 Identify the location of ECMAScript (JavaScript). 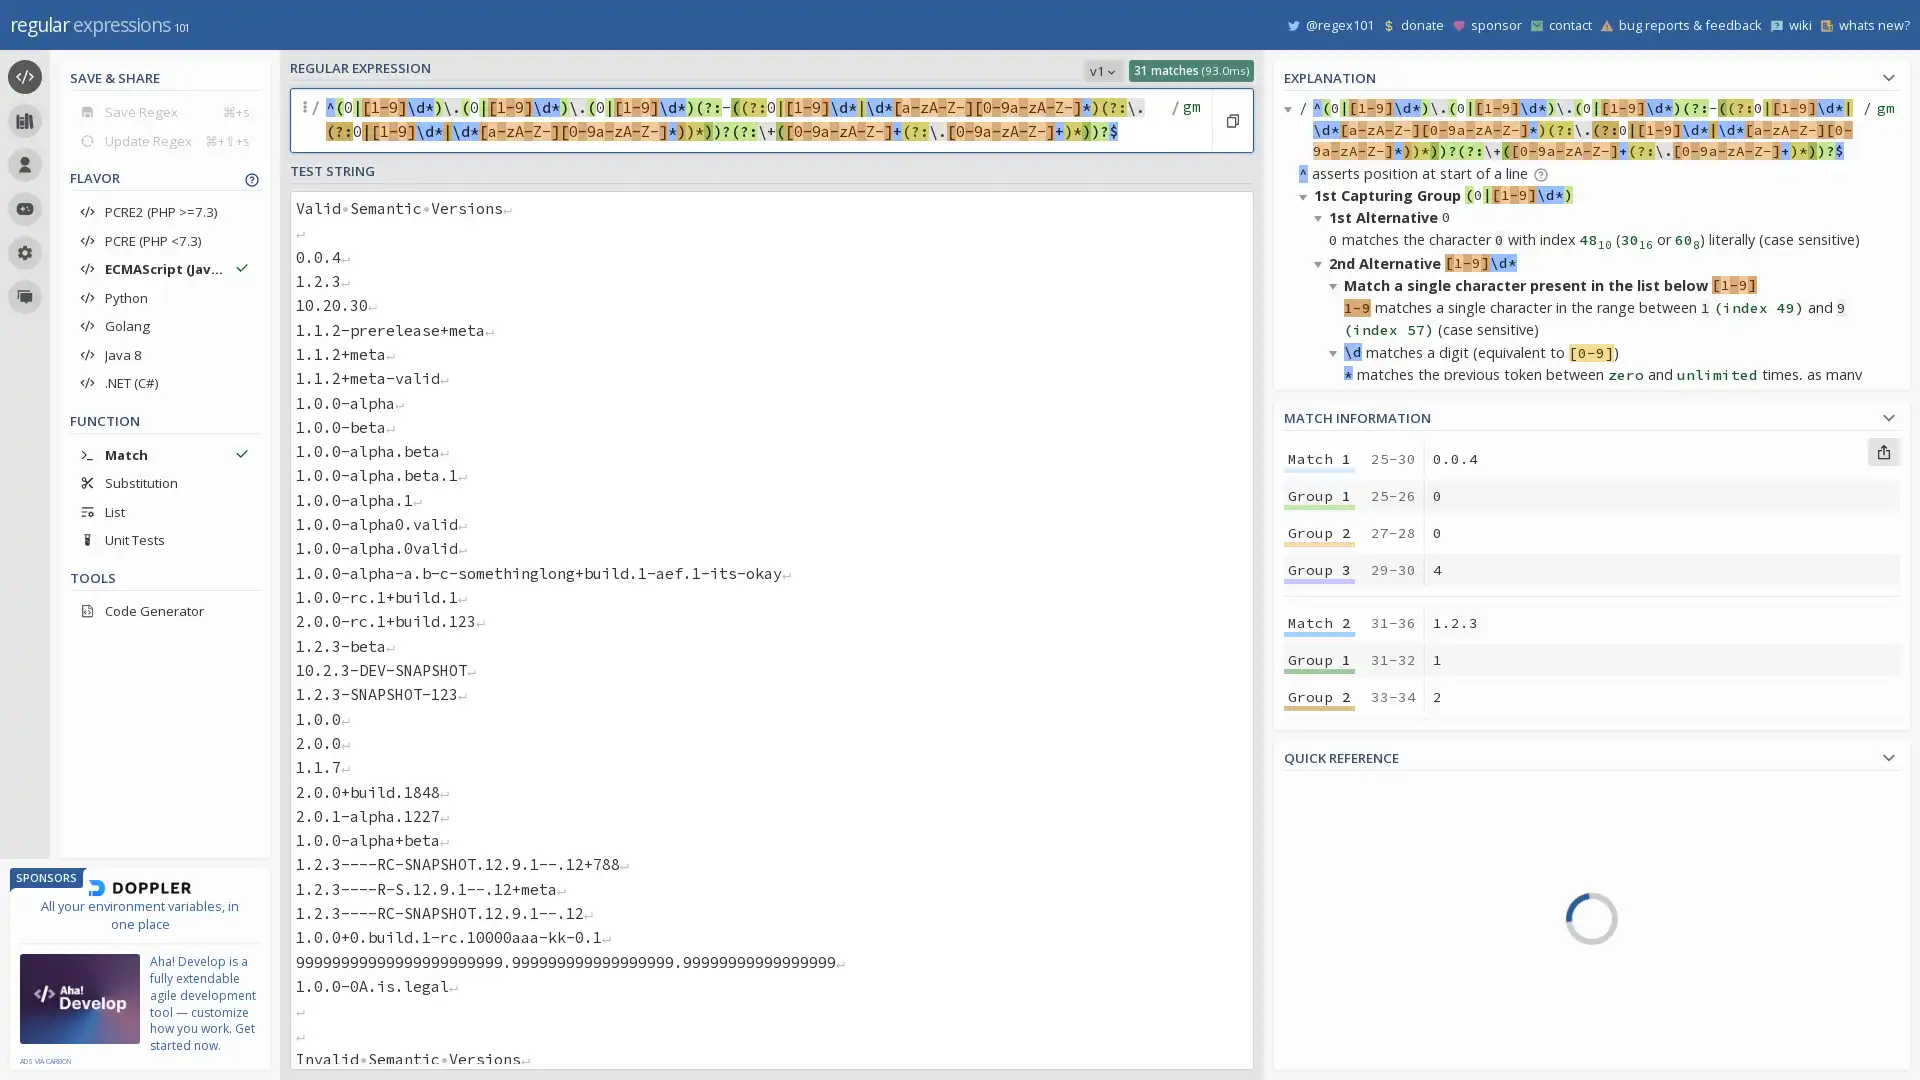
(164, 268).